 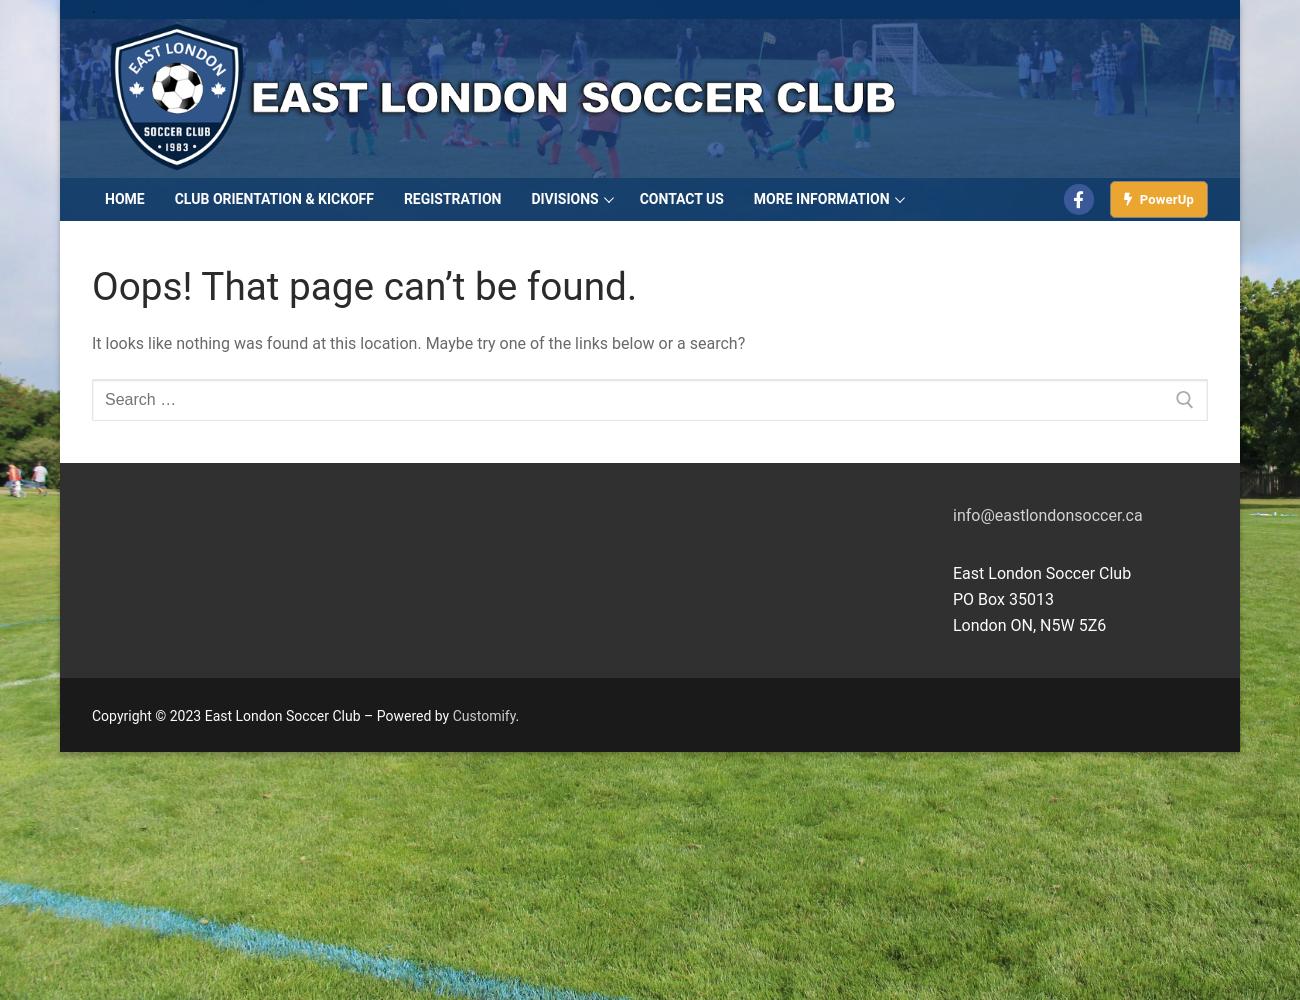 I want to click on 'More Information', so click(x=752, y=198).